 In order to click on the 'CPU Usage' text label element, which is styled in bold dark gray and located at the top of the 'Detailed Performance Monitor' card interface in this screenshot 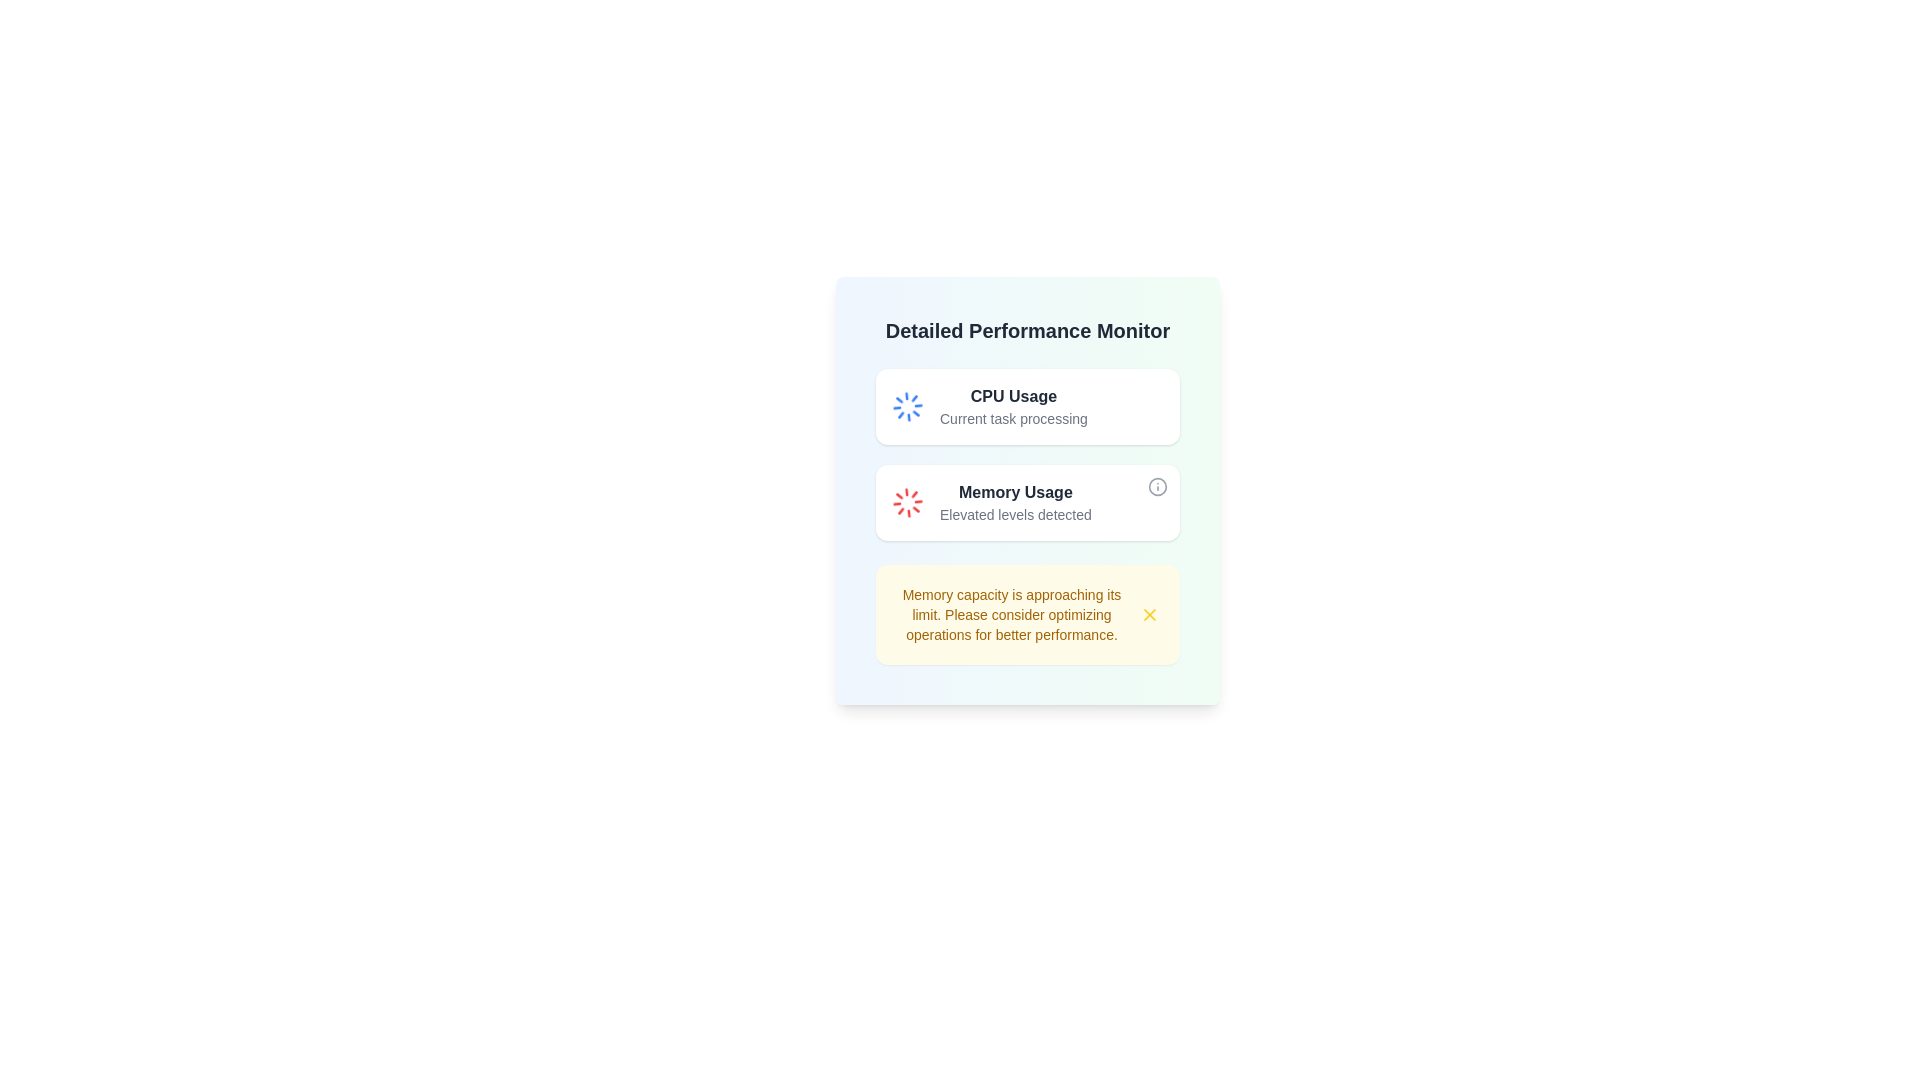, I will do `click(1013, 397)`.